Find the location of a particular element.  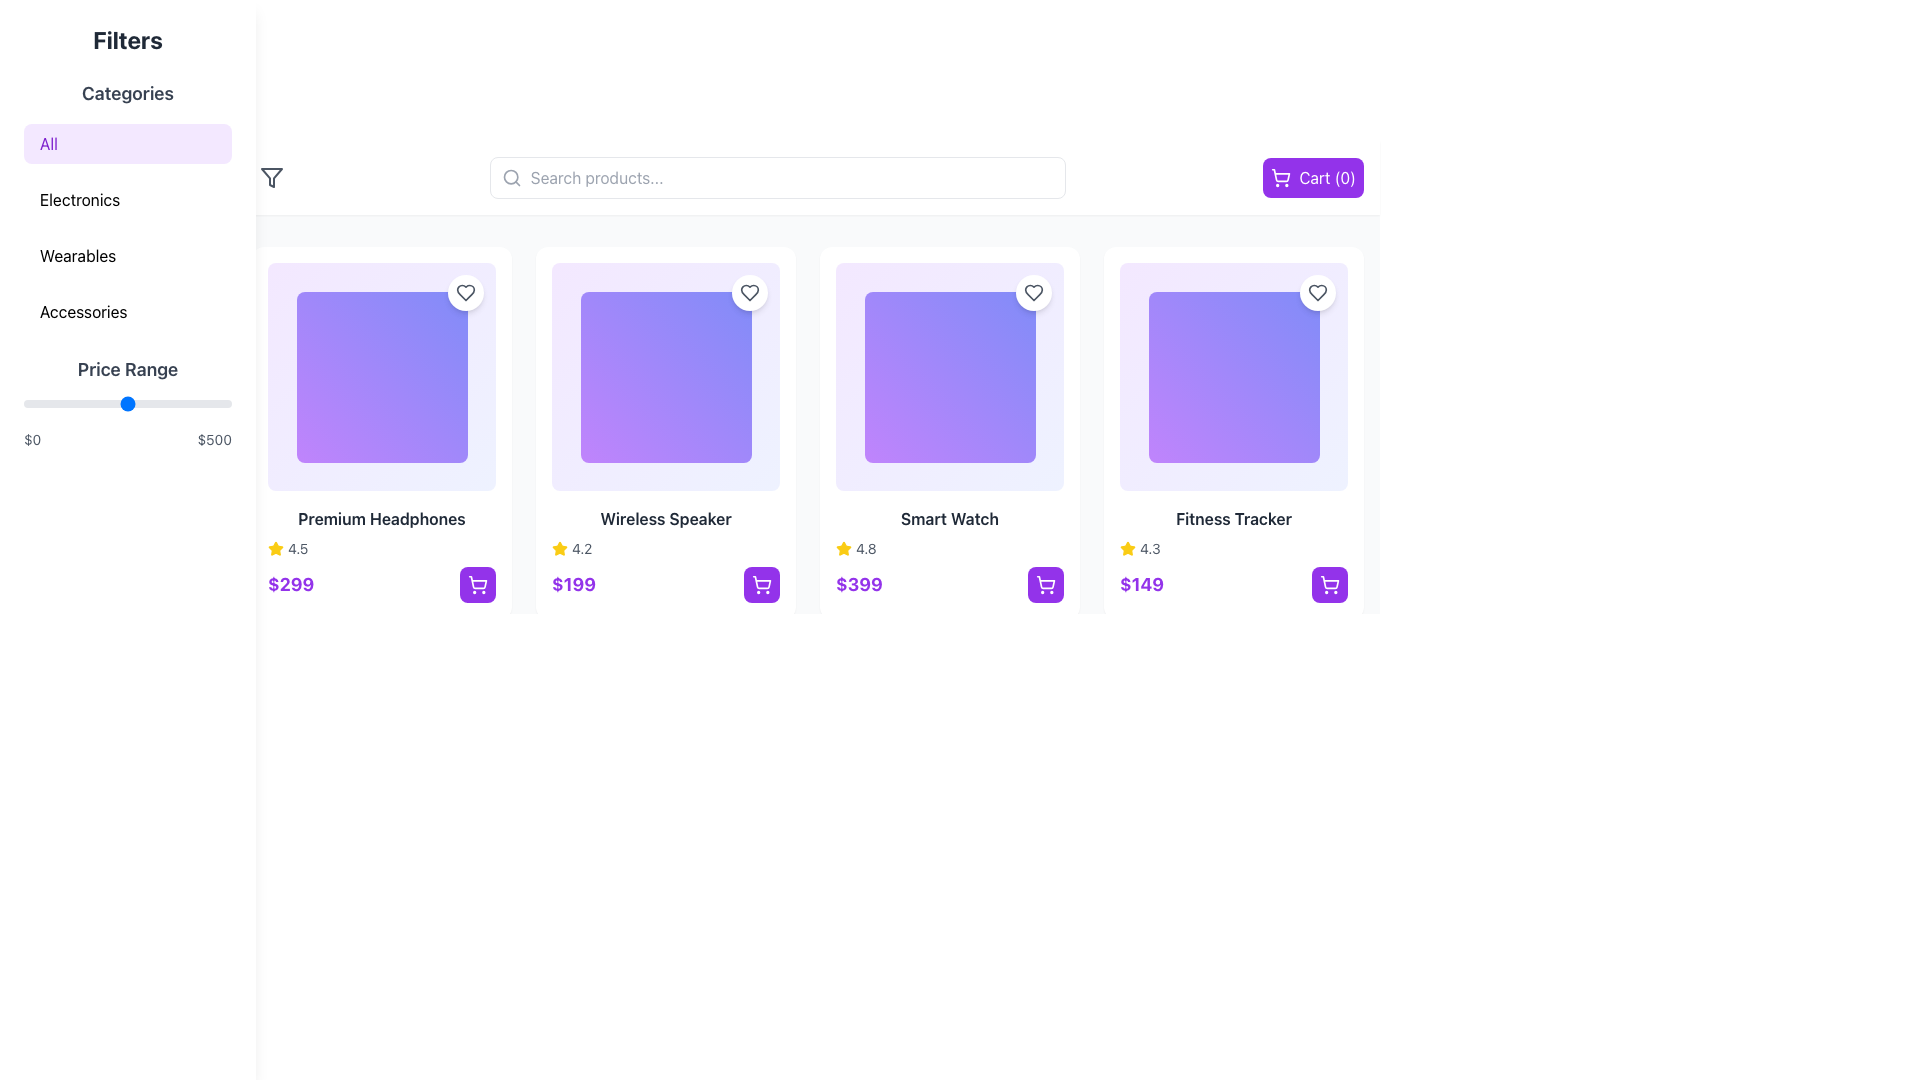

the 'Electronics' button, which is the second option in the category filters under 'Categories' is located at coordinates (127, 200).